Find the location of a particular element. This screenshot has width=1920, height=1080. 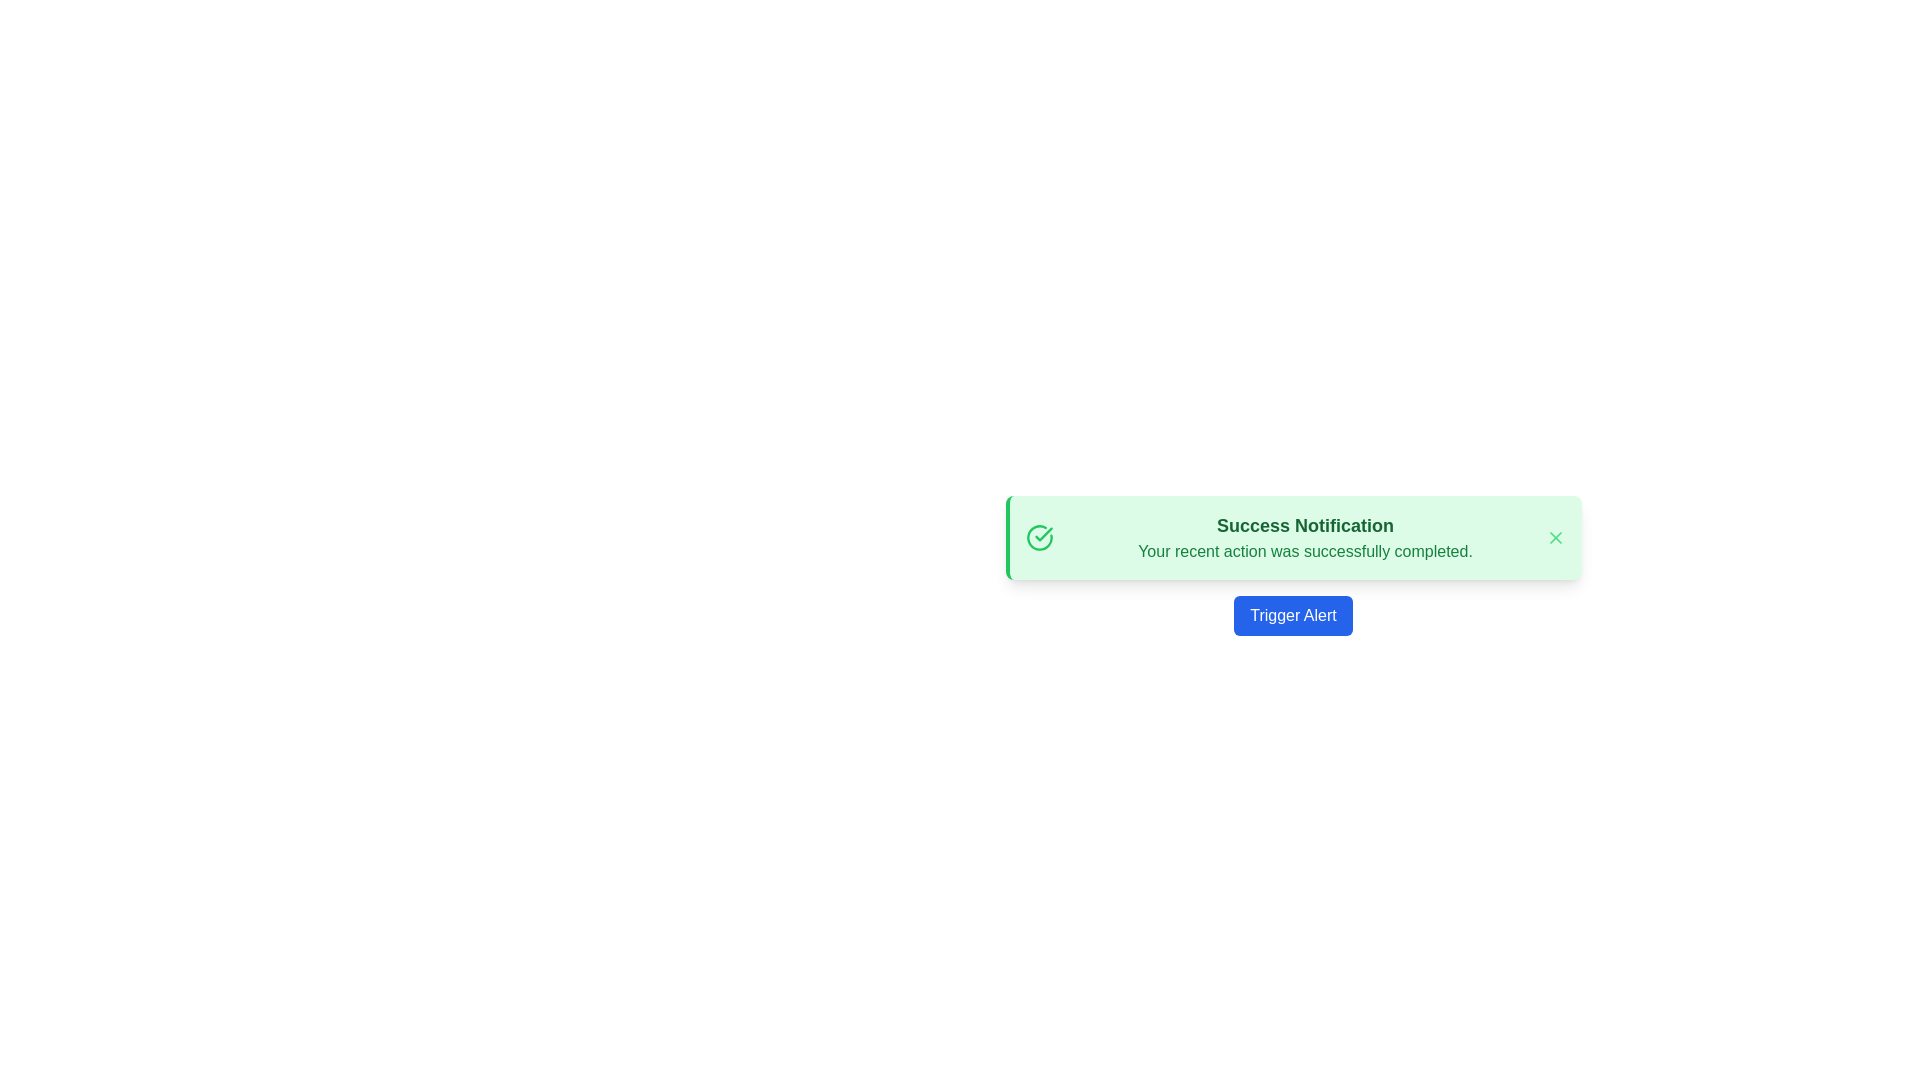

the green circular Decorative icon with a checkmark inside, located at the leftmost part of the success notification banner is located at coordinates (1039, 536).